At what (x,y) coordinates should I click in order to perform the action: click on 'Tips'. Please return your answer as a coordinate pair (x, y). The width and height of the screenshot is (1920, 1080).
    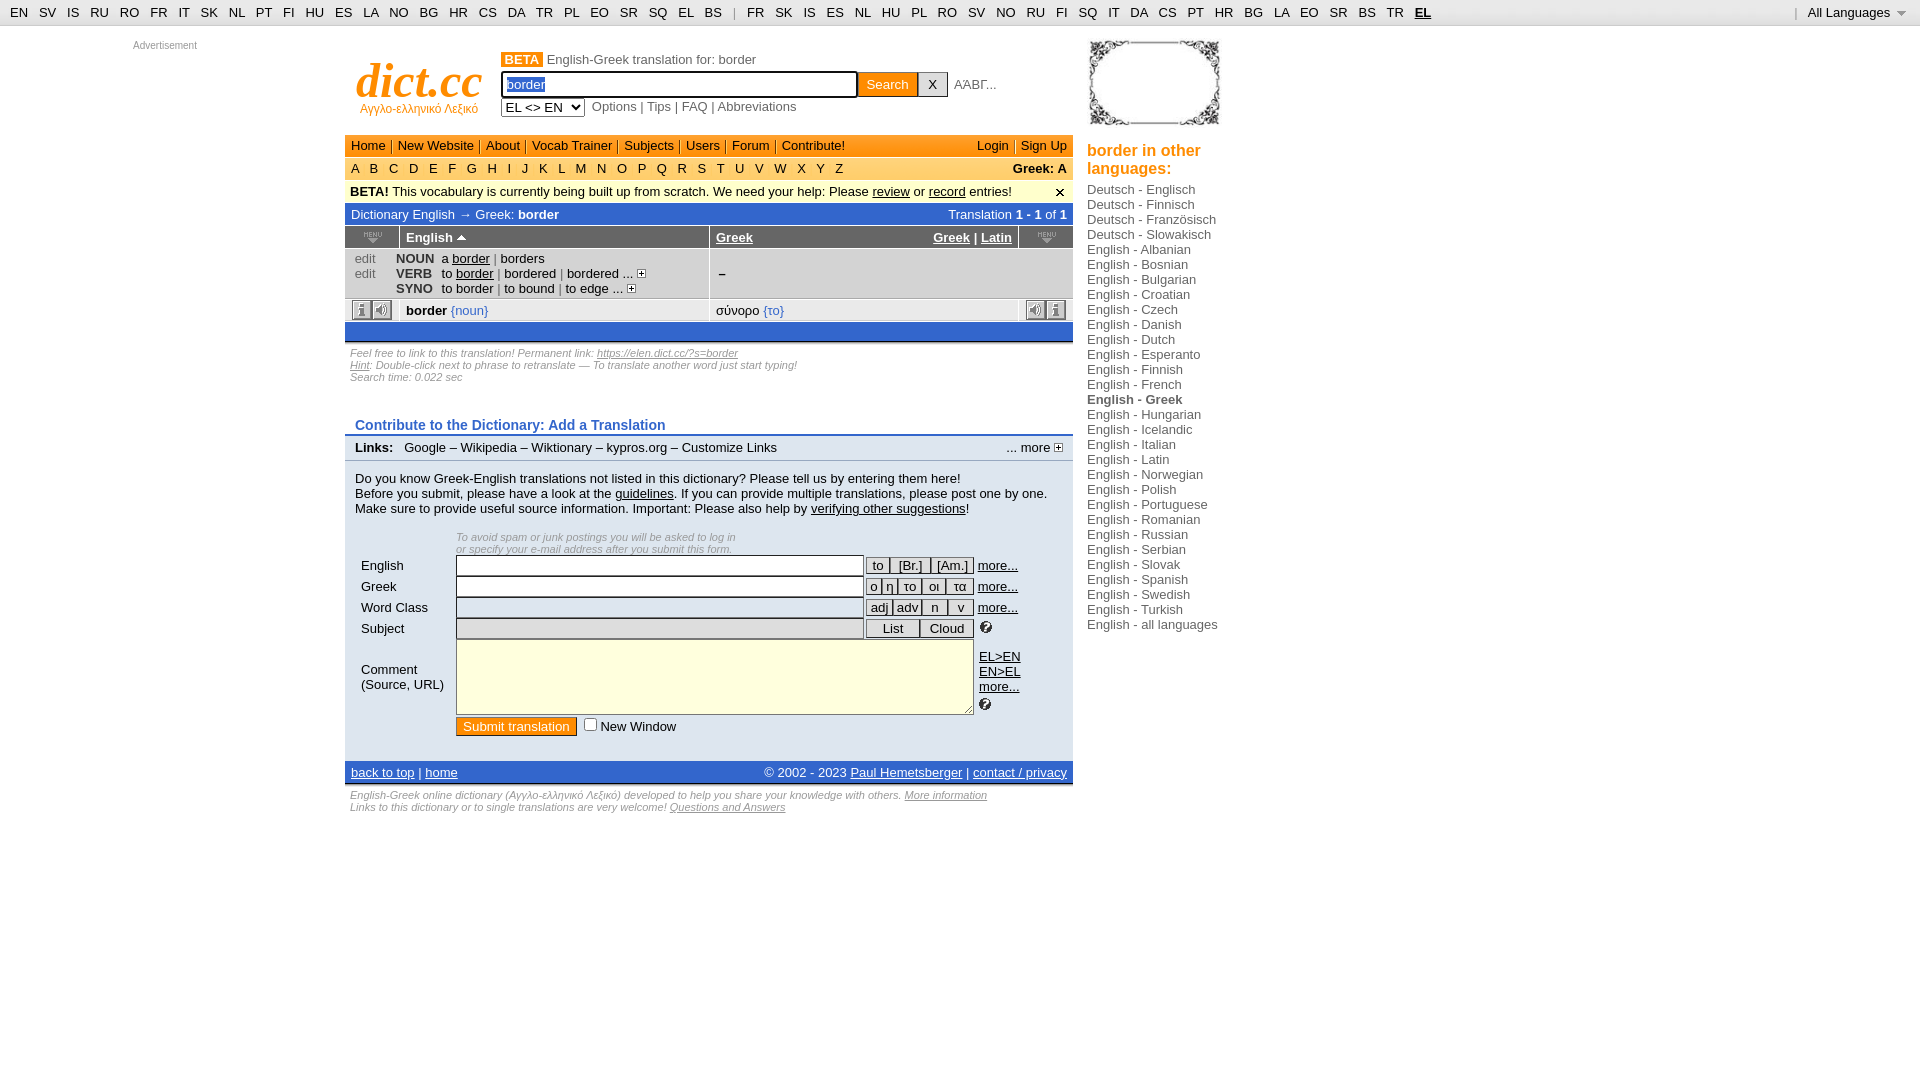
    Looking at the image, I should click on (658, 106).